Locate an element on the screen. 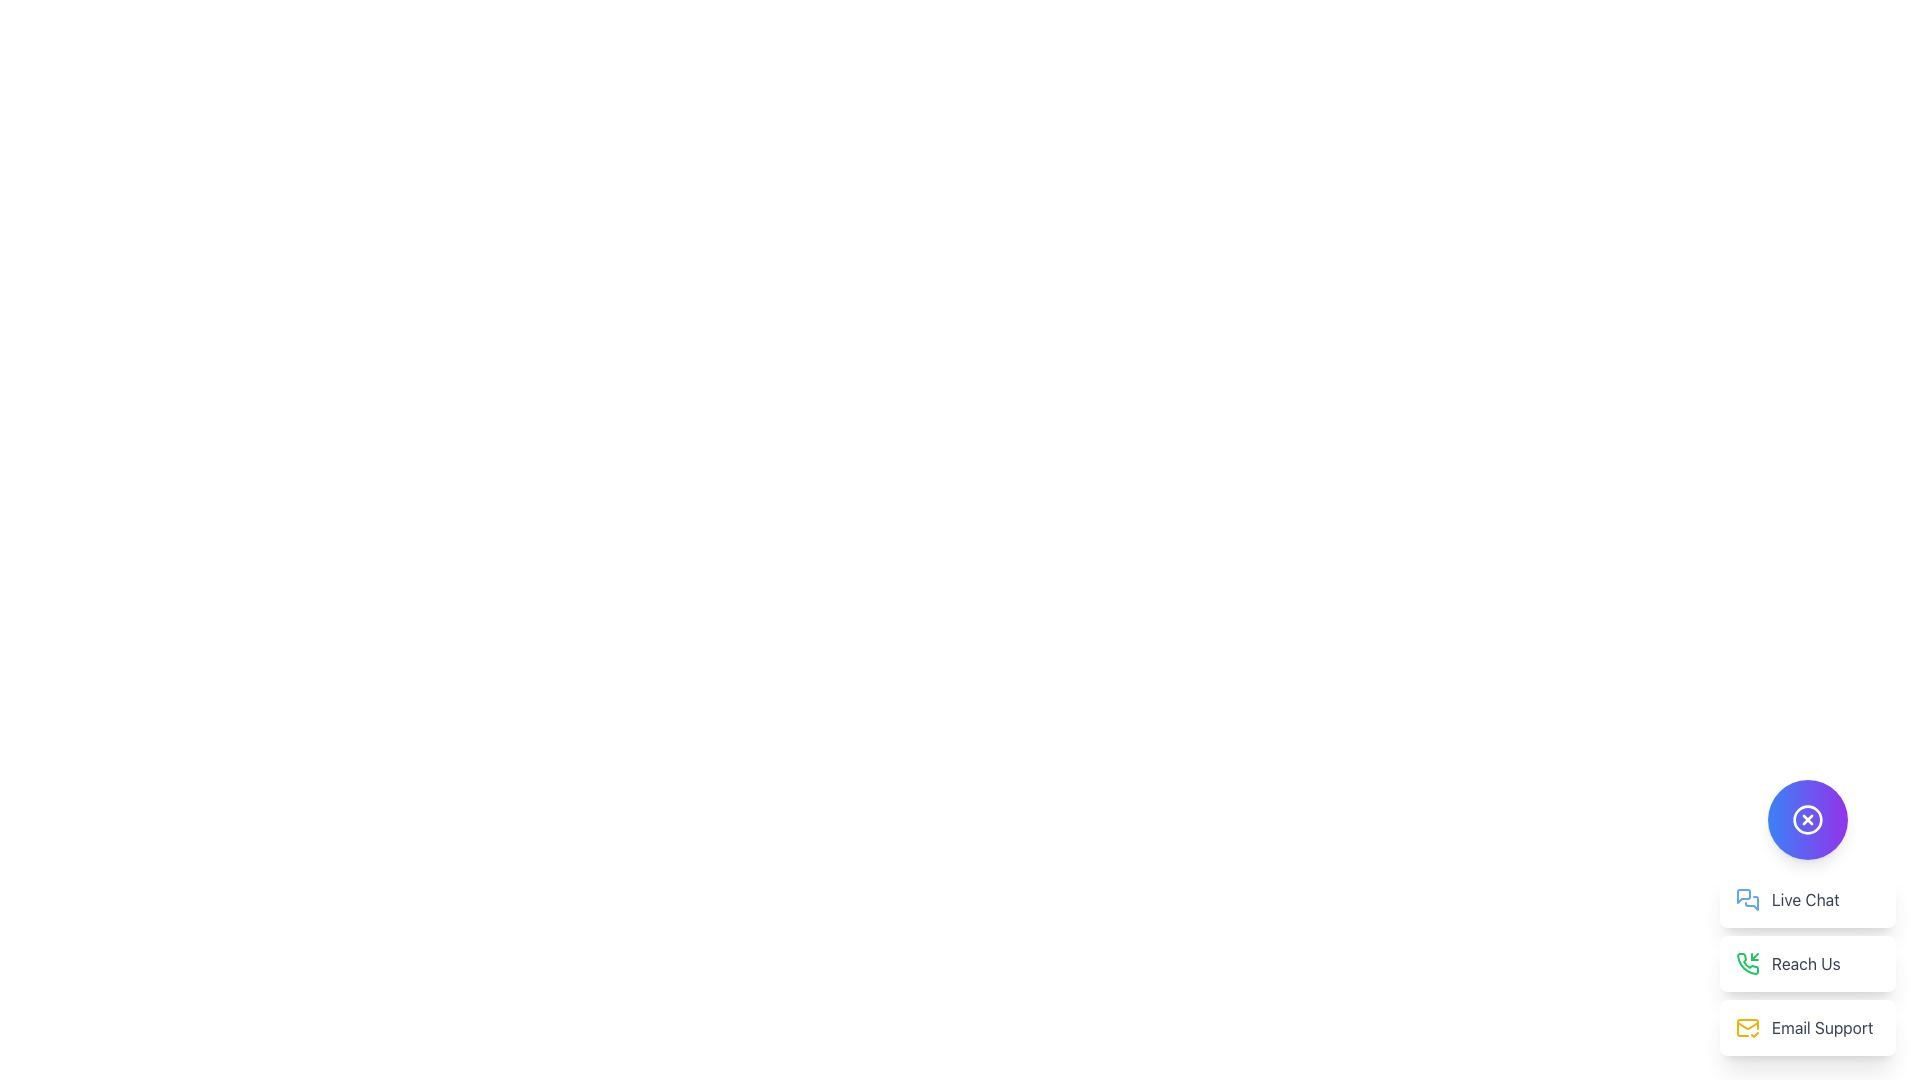  the 'Reach Us' button, which is a white rectangular button with a green phone icon and grey text, located in the center-right portion of the interface, below 'Live Chat' is located at coordinates (1808, 963).